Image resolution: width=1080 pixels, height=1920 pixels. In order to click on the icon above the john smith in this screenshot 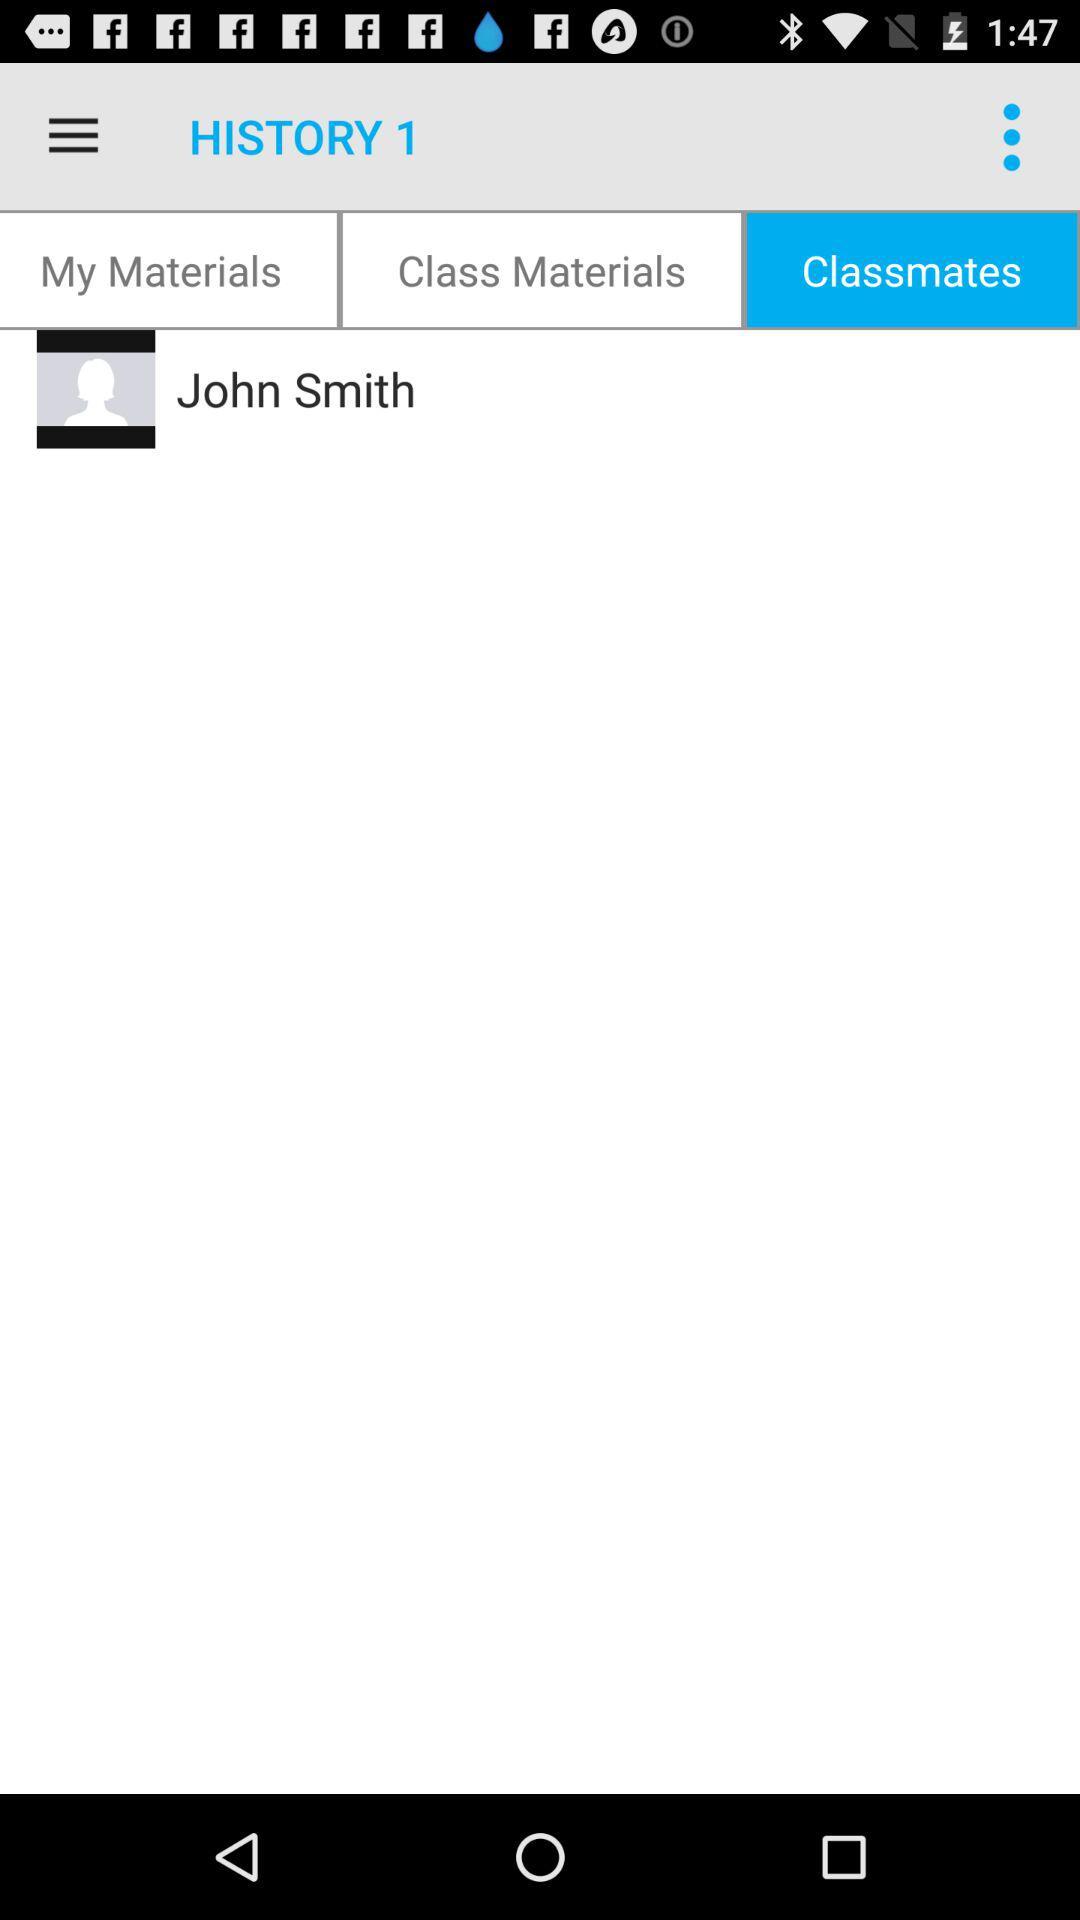, I will do `click(541, 268)`.